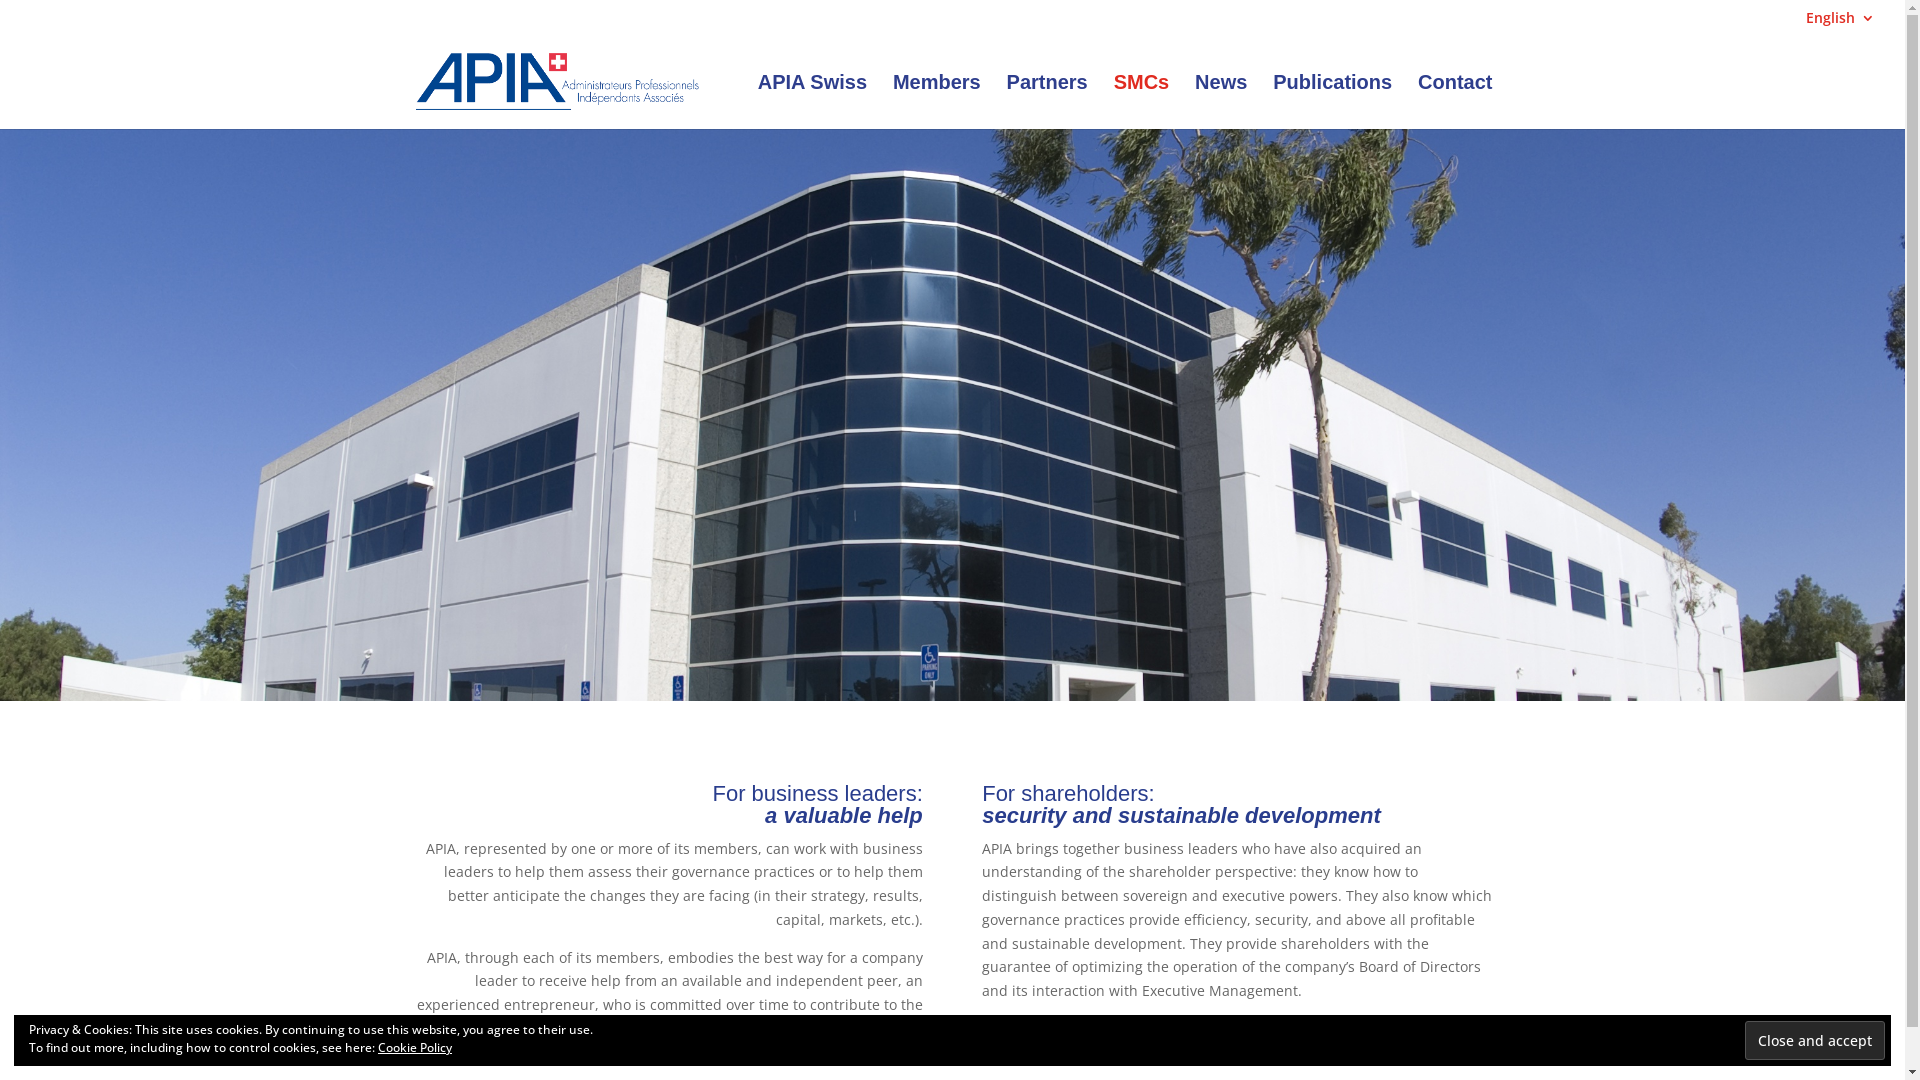  What do you see at coordinates (1195, 101) in the screenshot?
I see `'News'` at bounding box center [1195, 101].